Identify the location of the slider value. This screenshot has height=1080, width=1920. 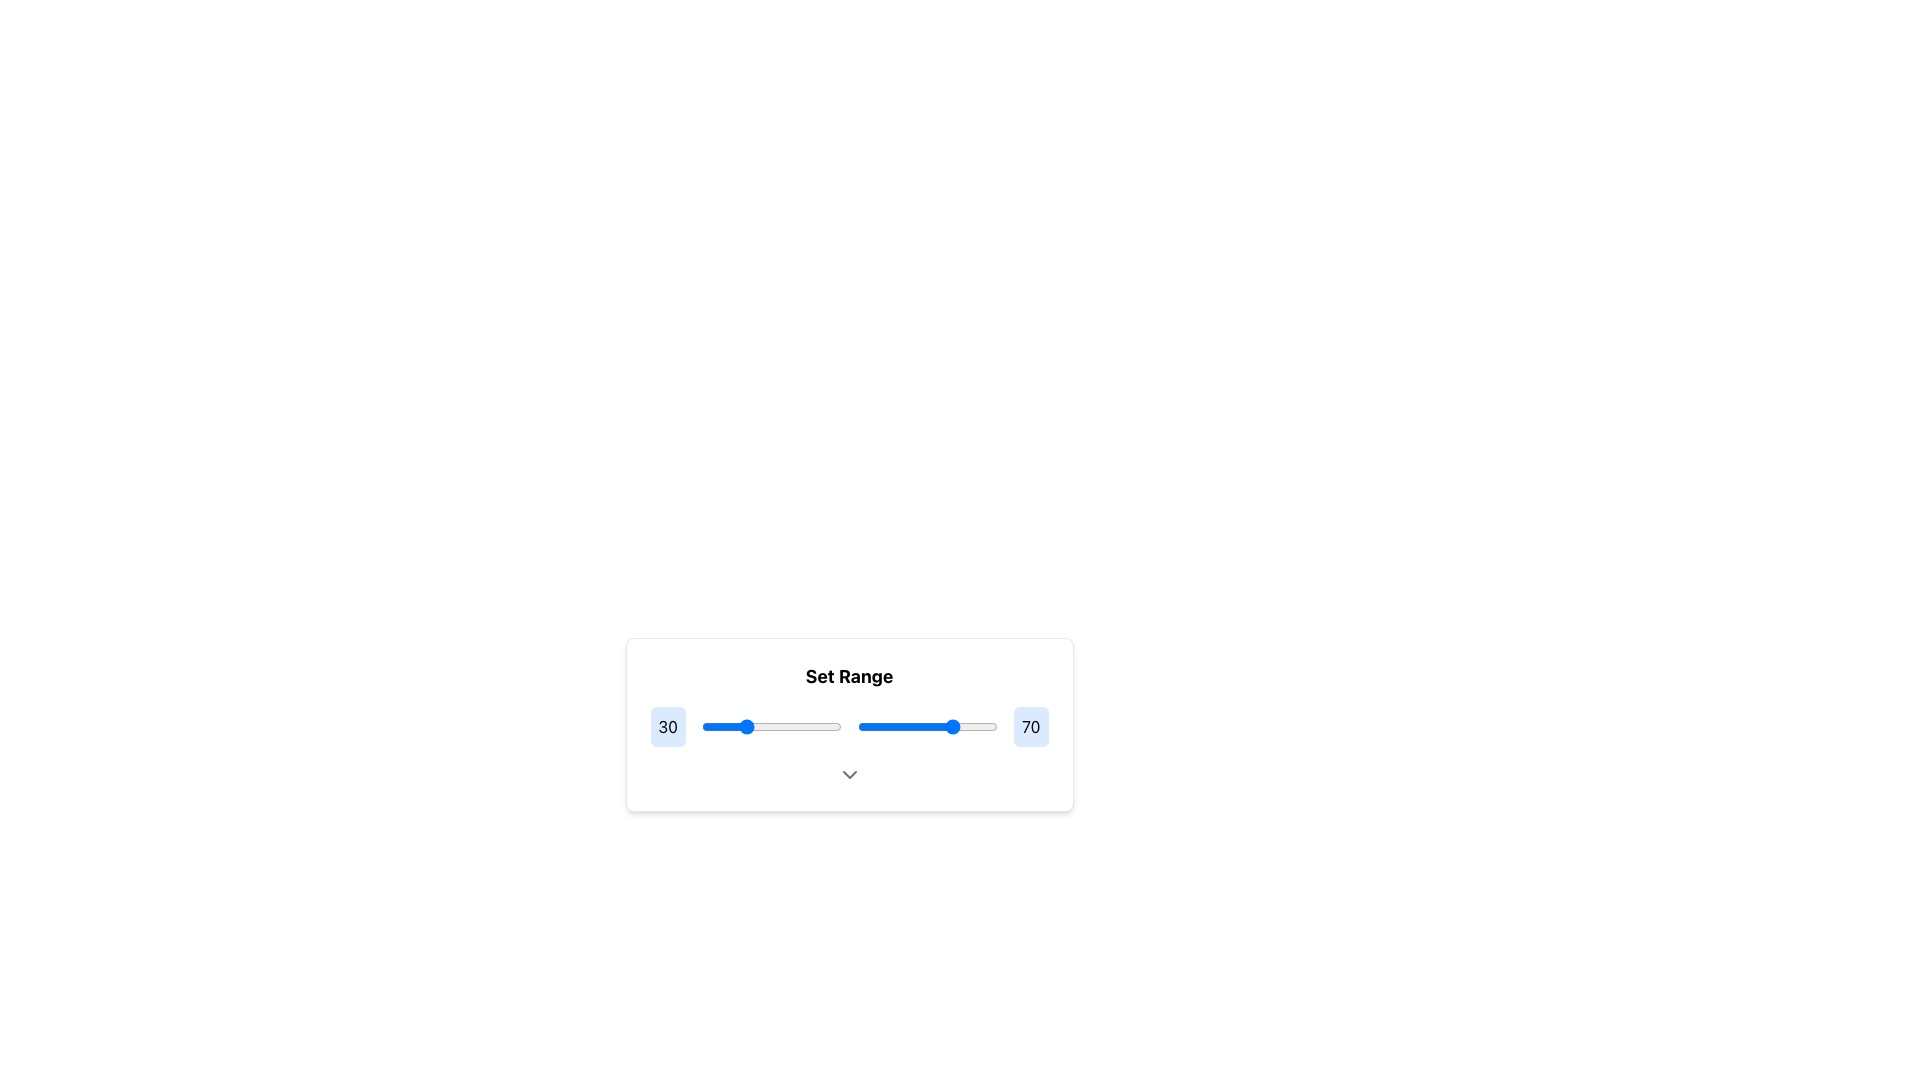
(762, 726).